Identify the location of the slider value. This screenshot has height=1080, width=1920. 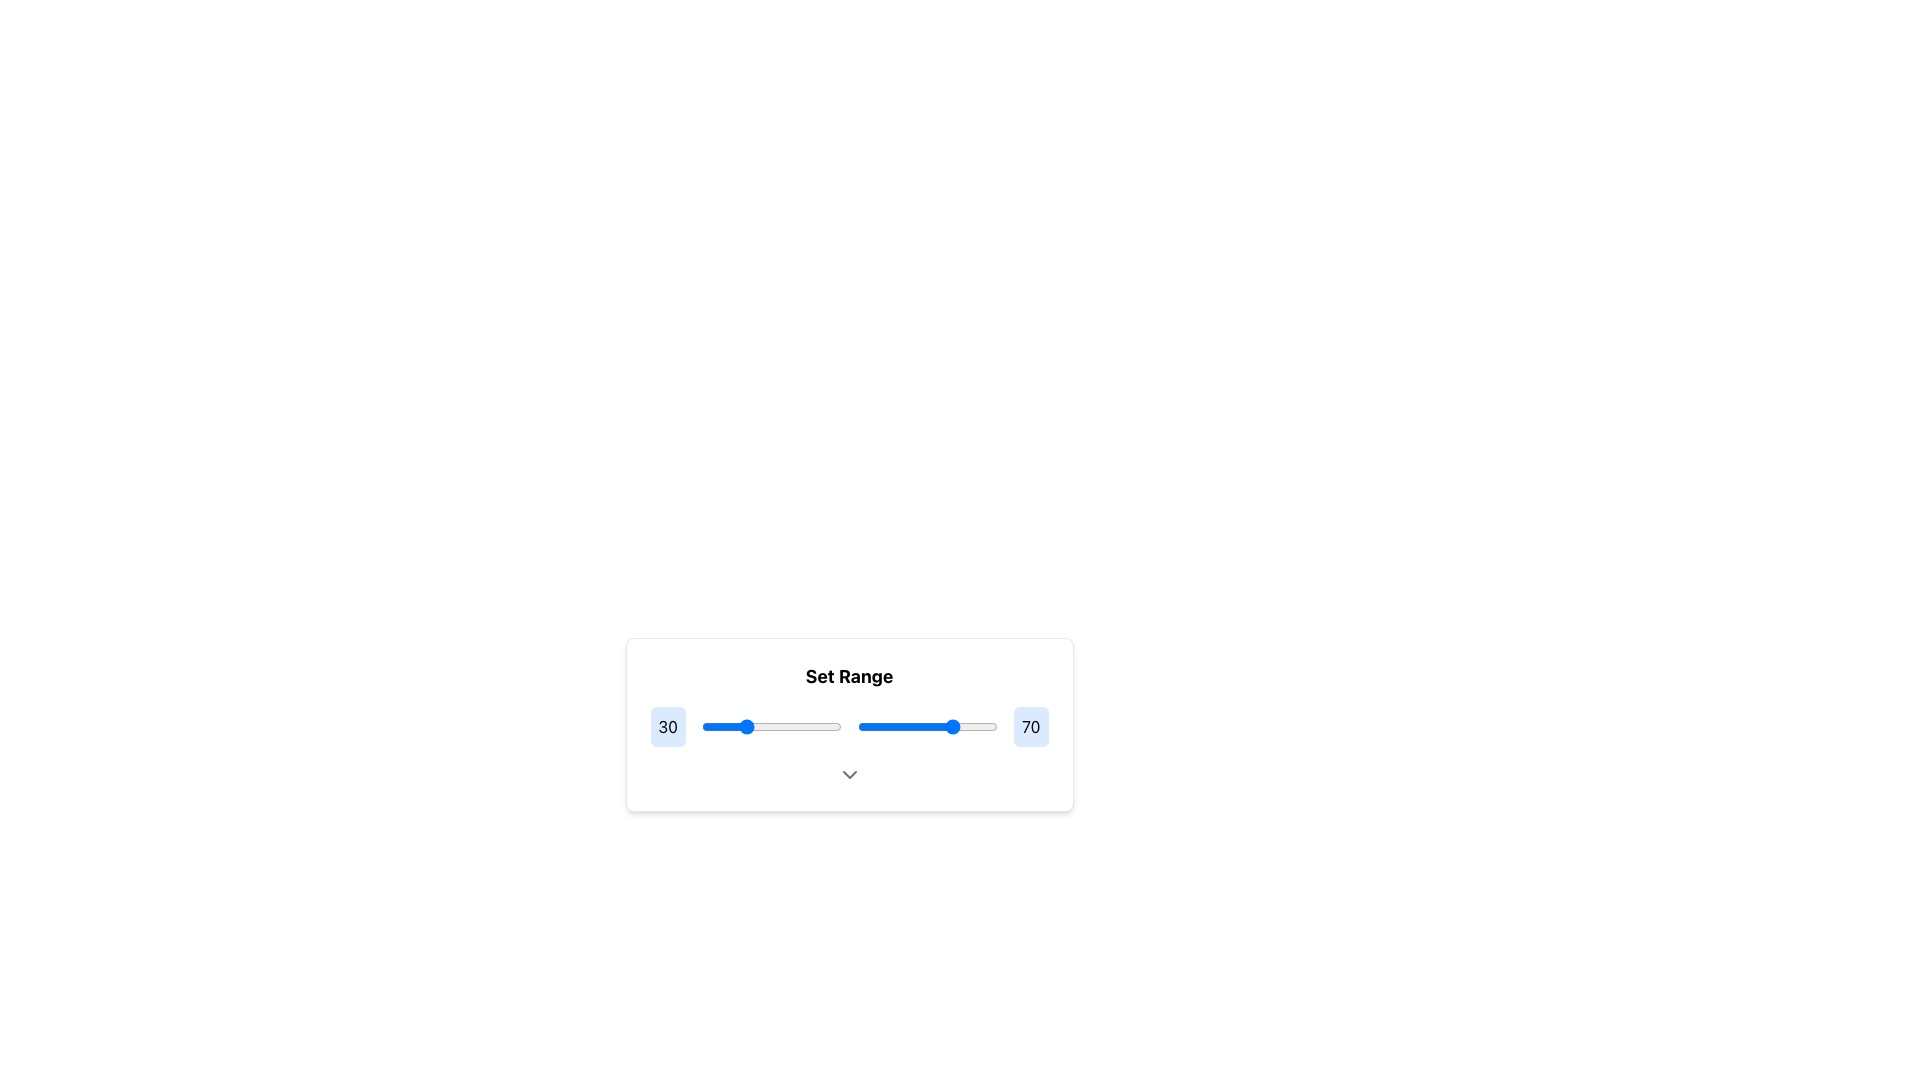
(762, 726).